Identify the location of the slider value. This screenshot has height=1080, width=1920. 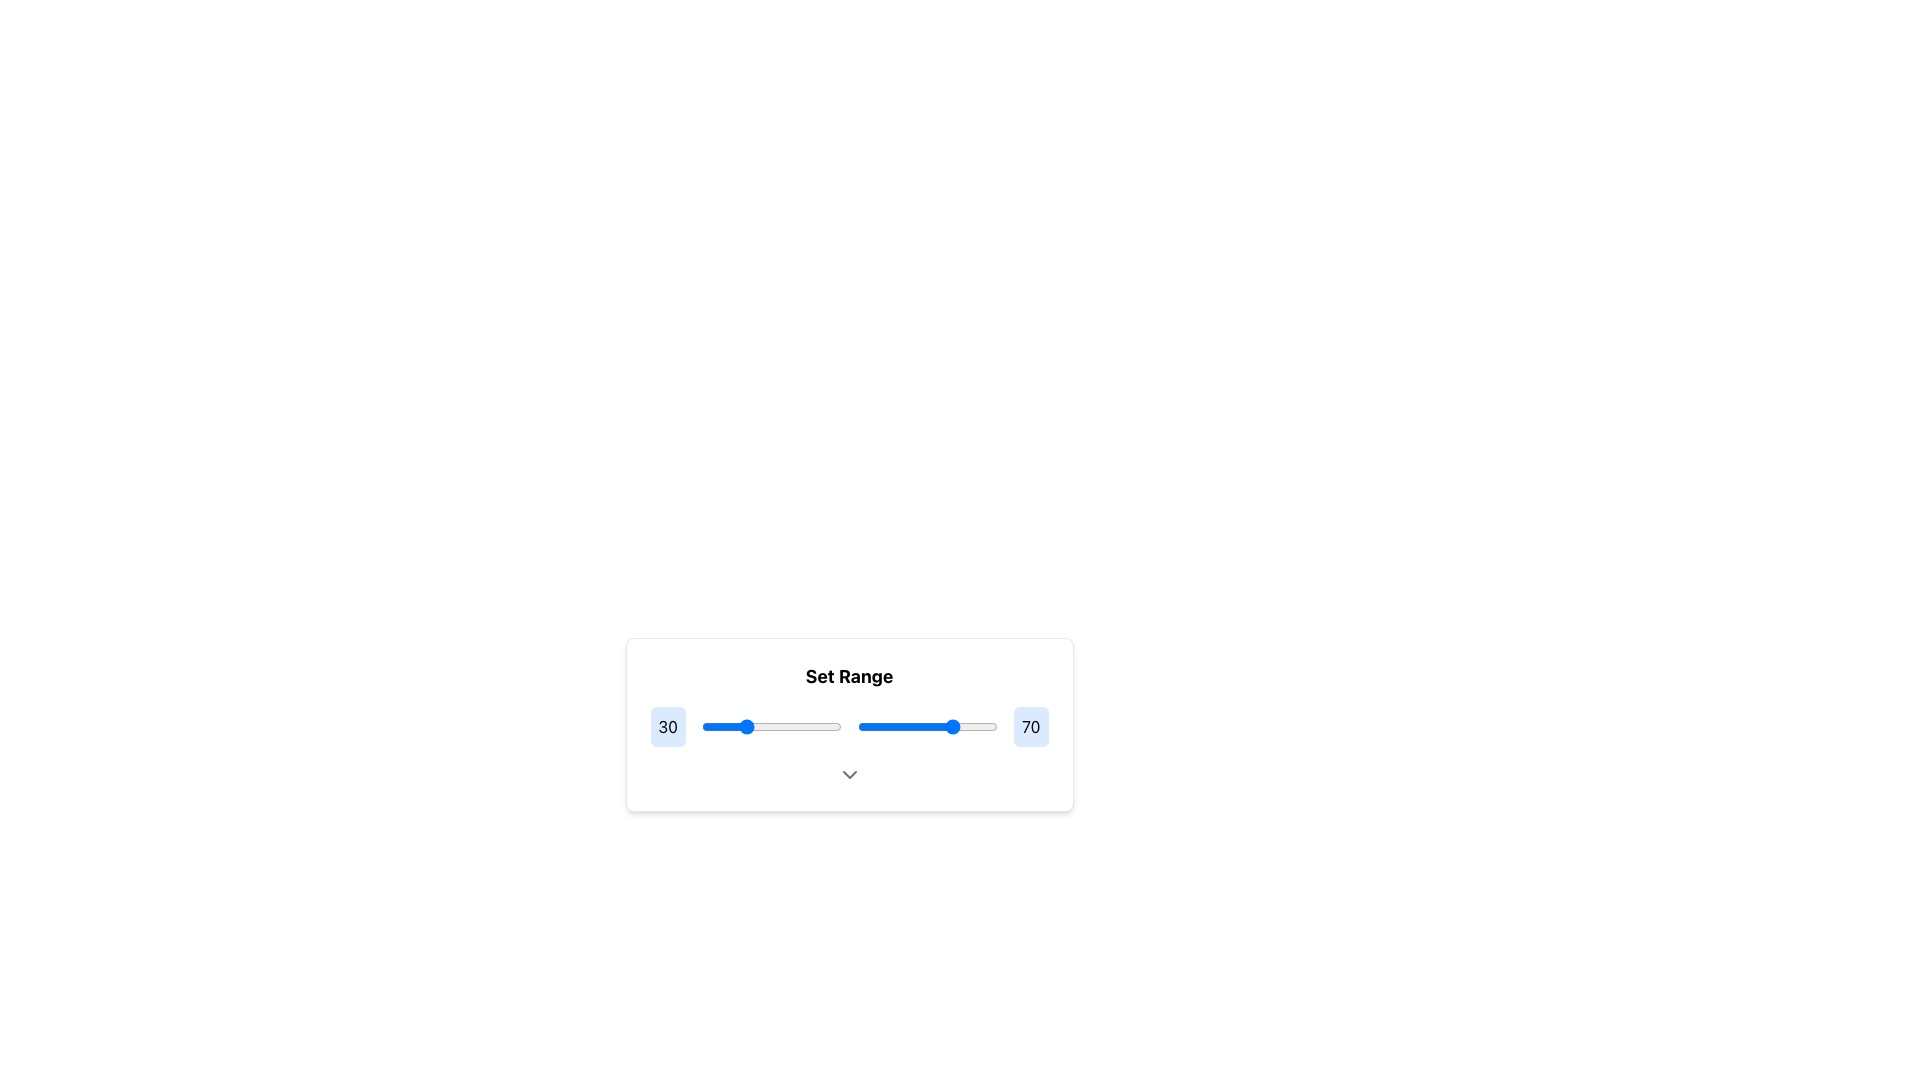
(762, 726).